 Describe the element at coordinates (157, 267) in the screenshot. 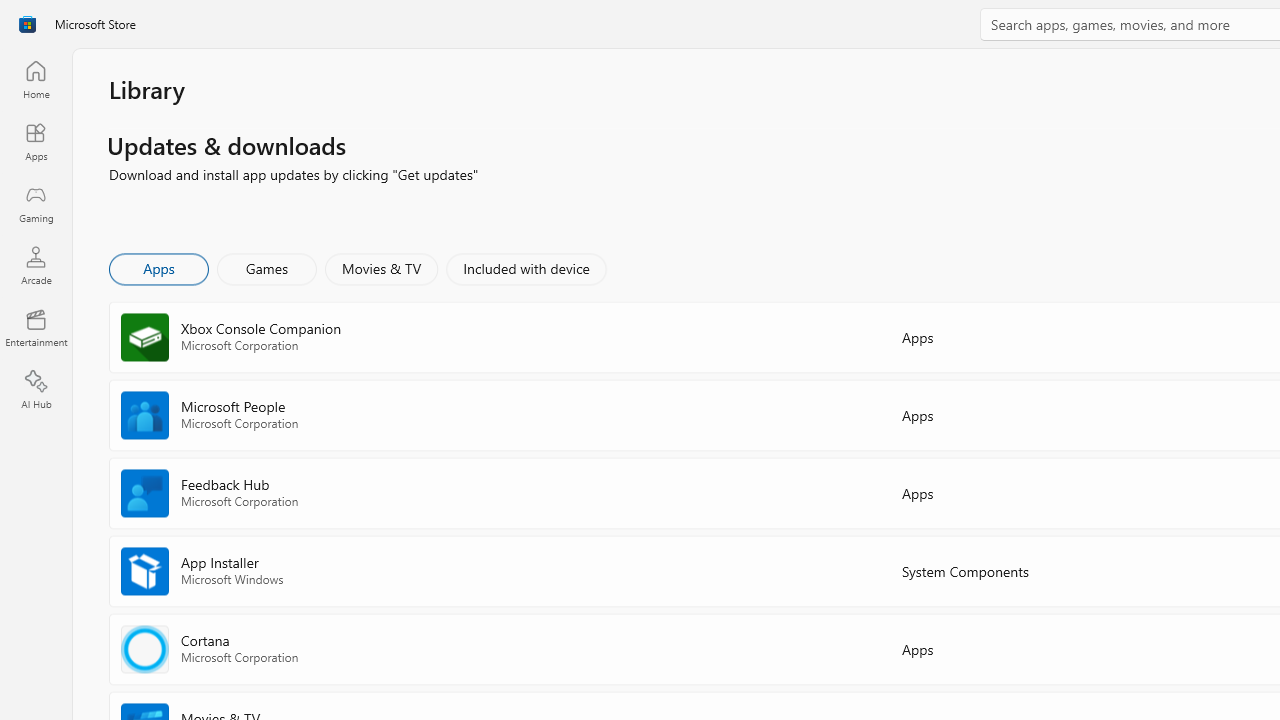

I see `'Apps'` at that location.